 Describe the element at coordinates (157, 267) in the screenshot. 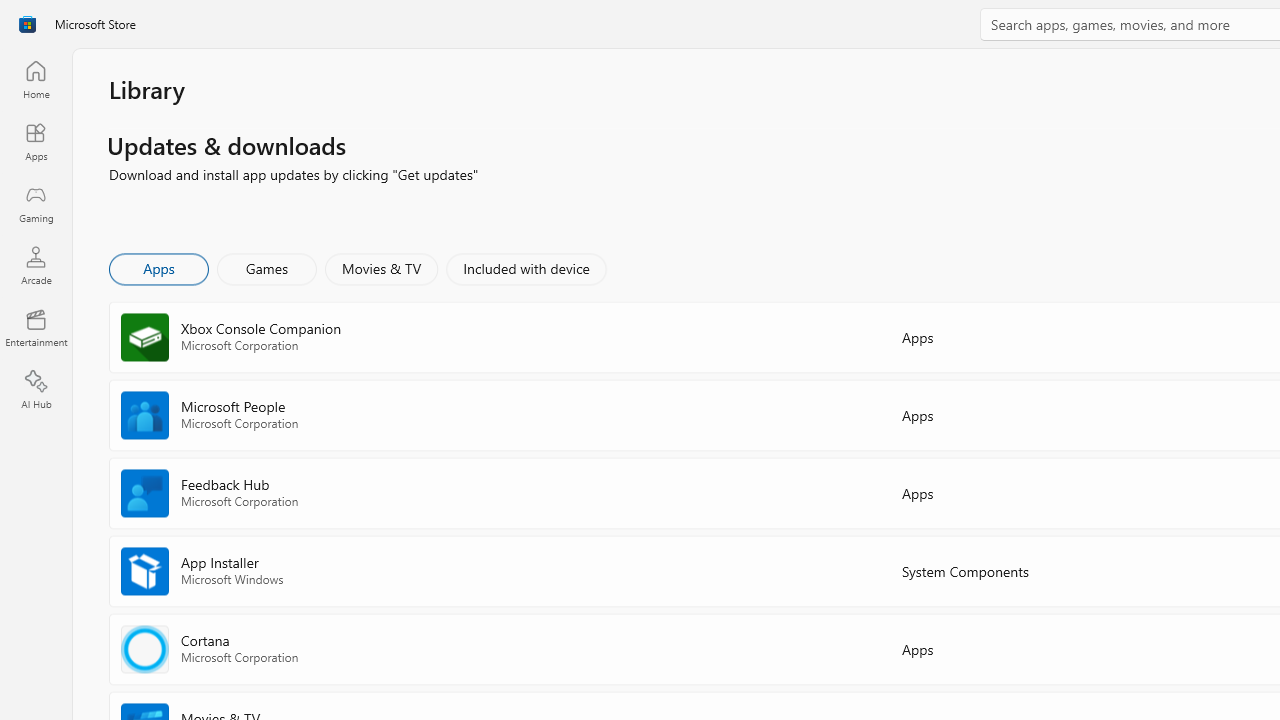

I see `'Apps'` at that location.